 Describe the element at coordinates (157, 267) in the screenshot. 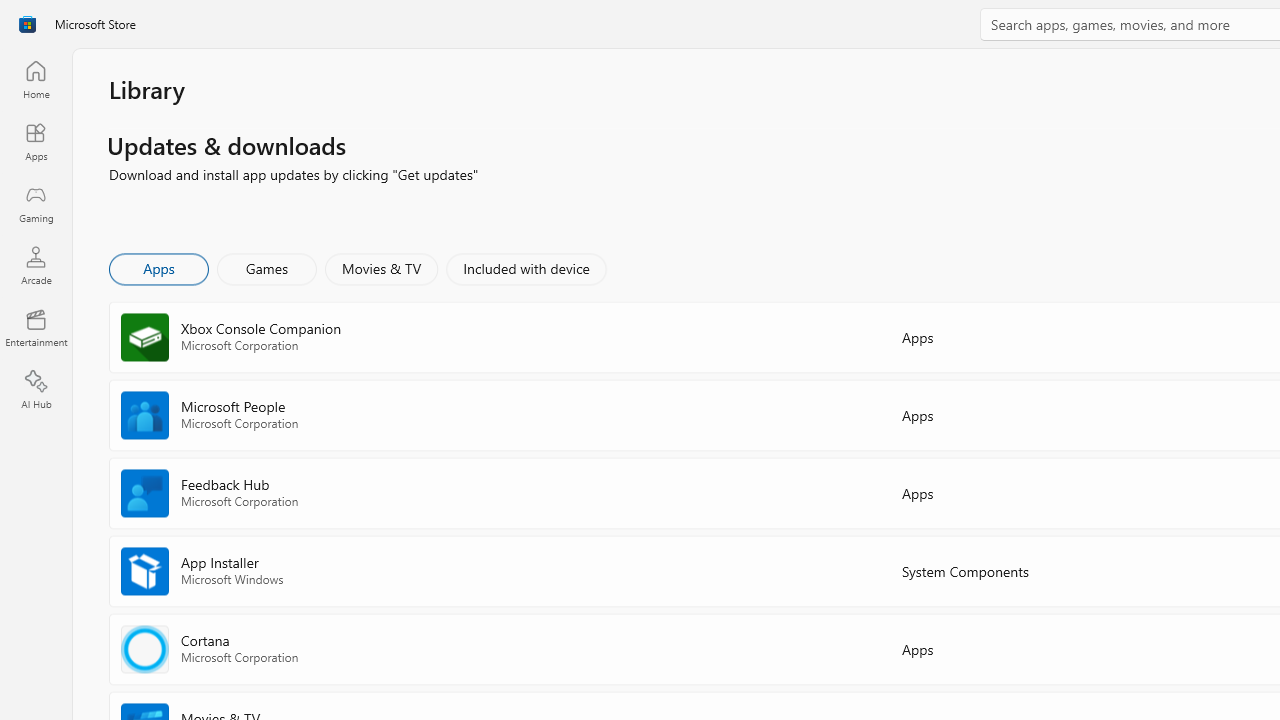

I see `'Apps'` at that location.